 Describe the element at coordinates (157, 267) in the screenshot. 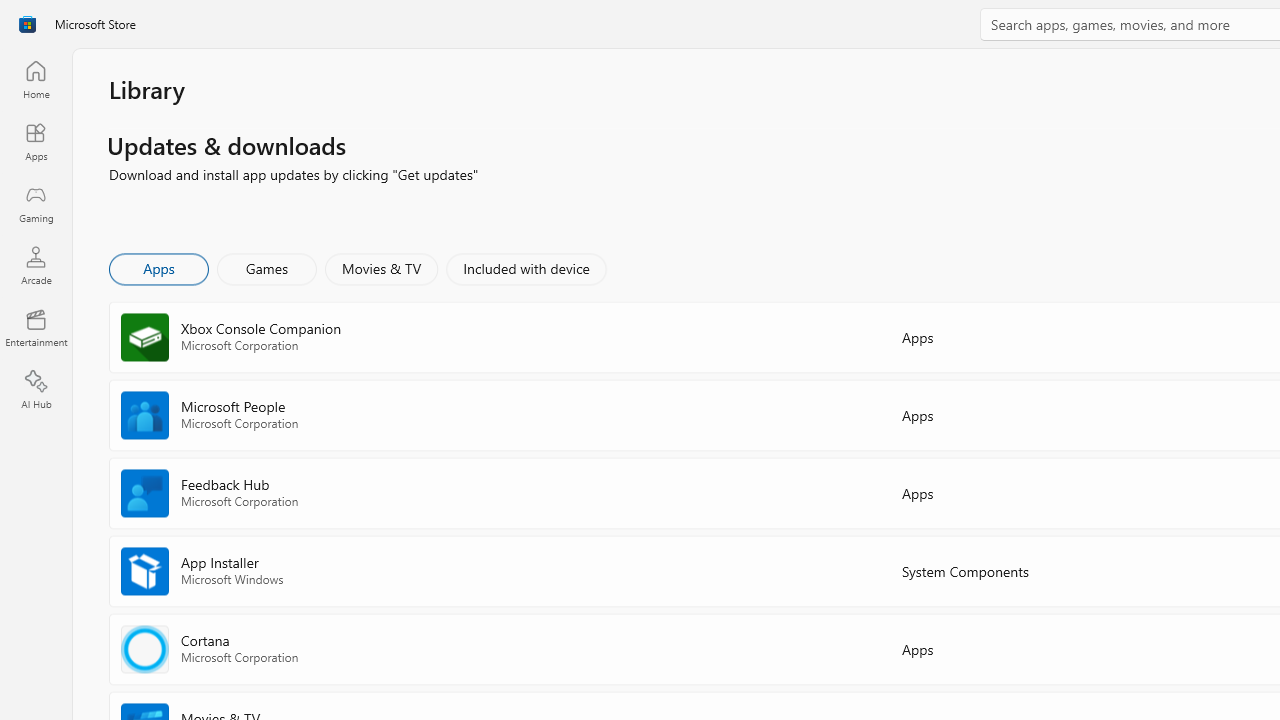

I see `'Apps'` at that location.